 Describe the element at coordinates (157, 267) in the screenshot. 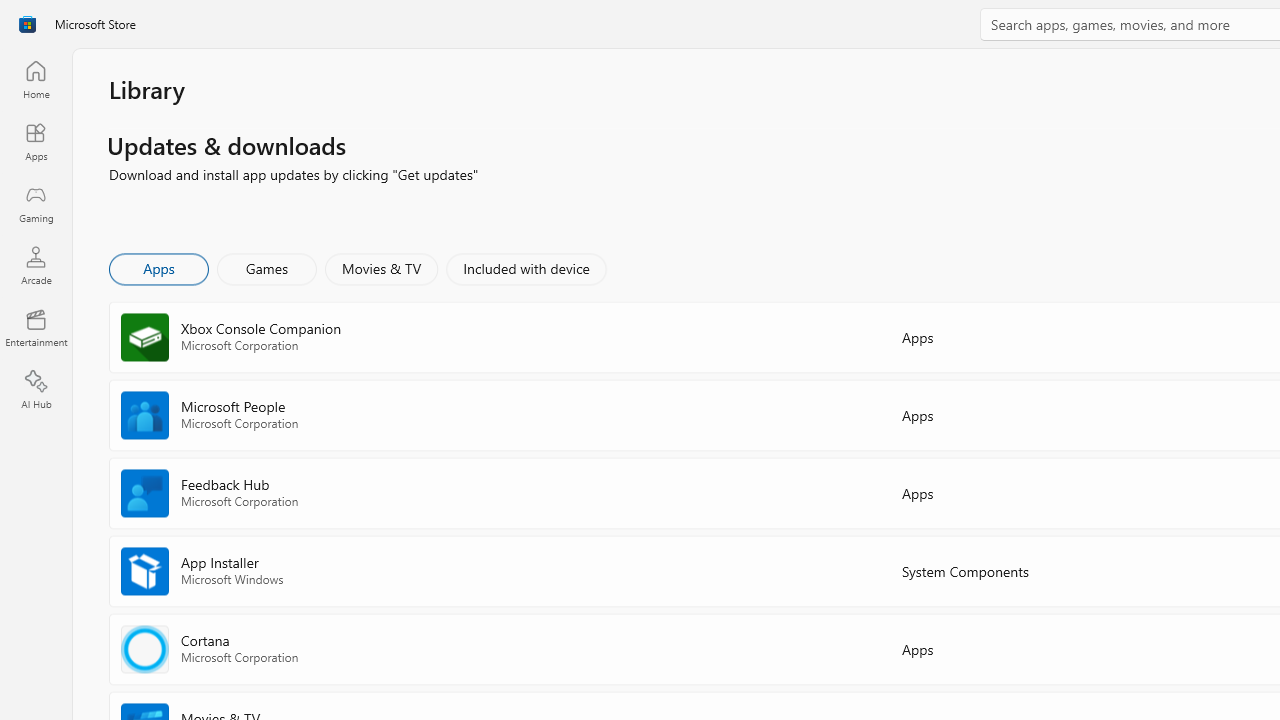

I see `'Apps'` at that location.